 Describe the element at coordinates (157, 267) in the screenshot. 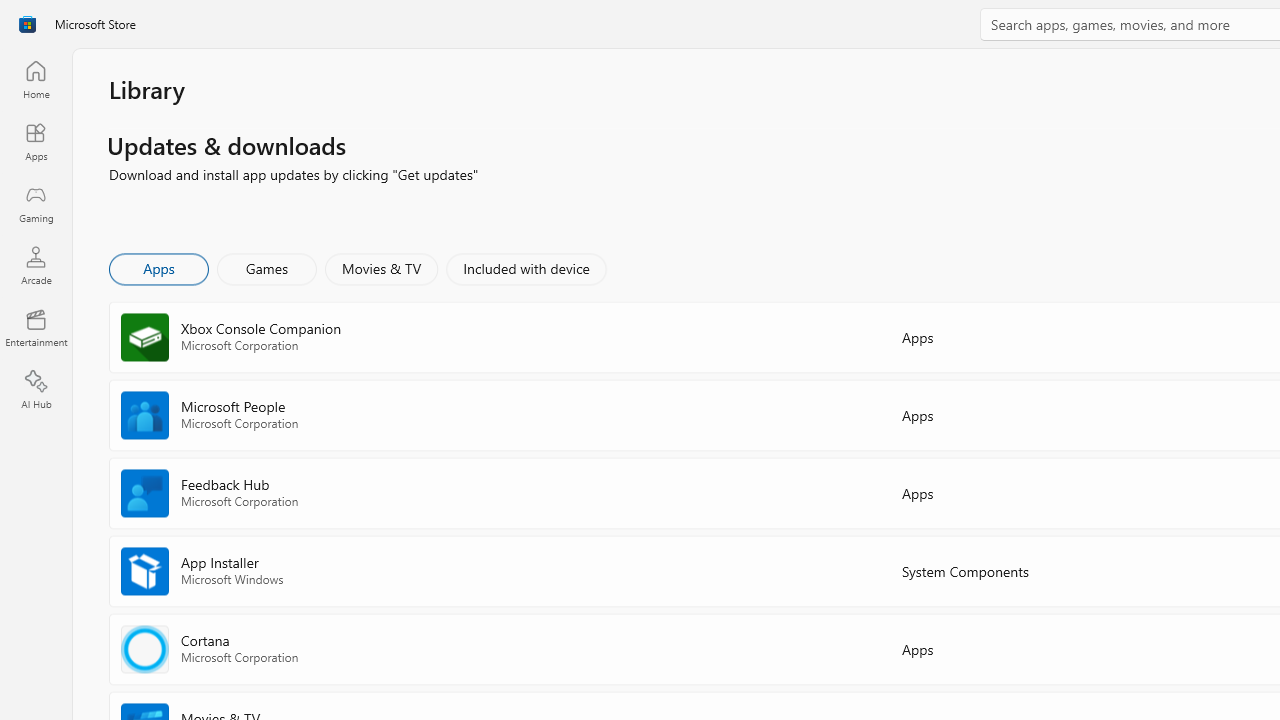

I see `'Apps'` at that location.